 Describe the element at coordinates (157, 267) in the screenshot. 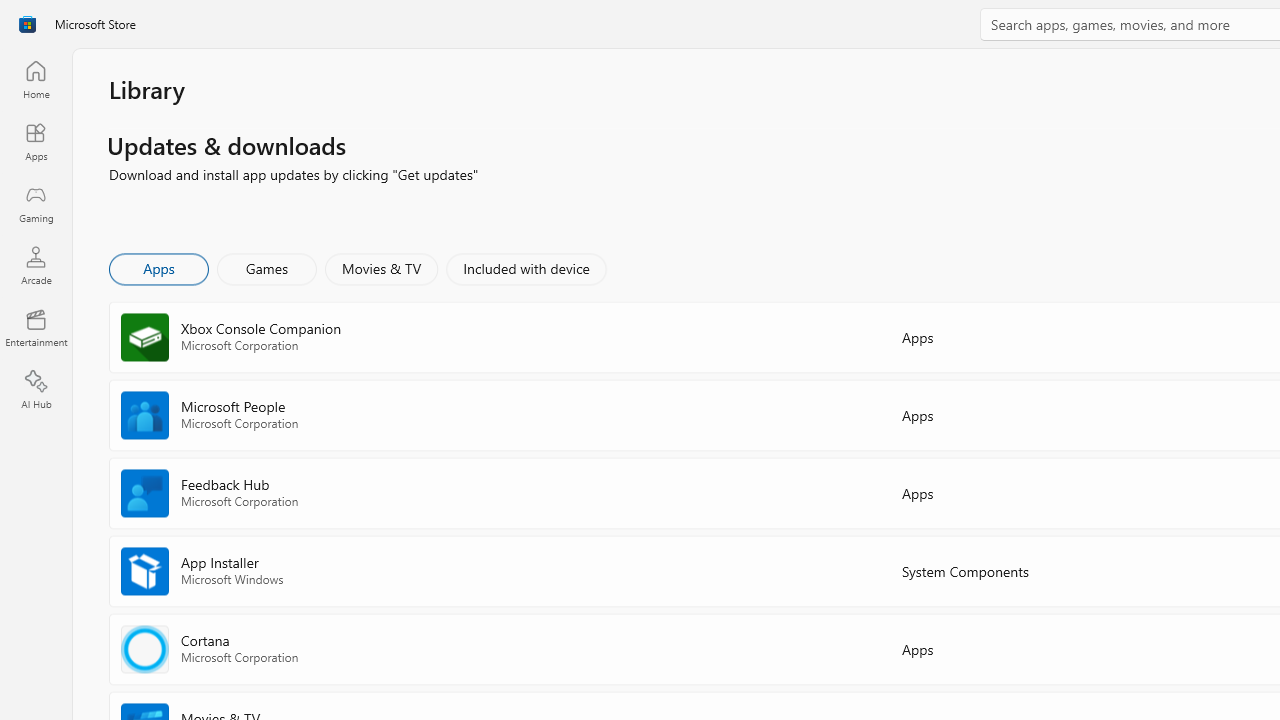

I see `'Apps'` at that location.